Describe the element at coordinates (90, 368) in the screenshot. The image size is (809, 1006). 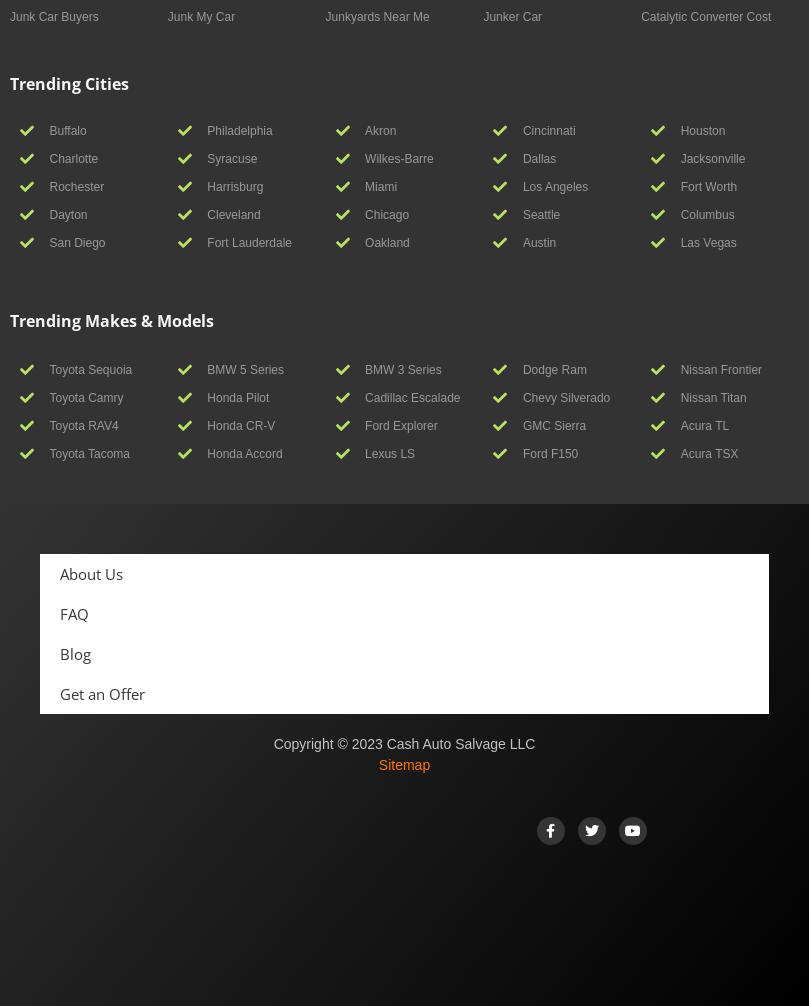
I see `'Toyota Sequoia'` at that location.